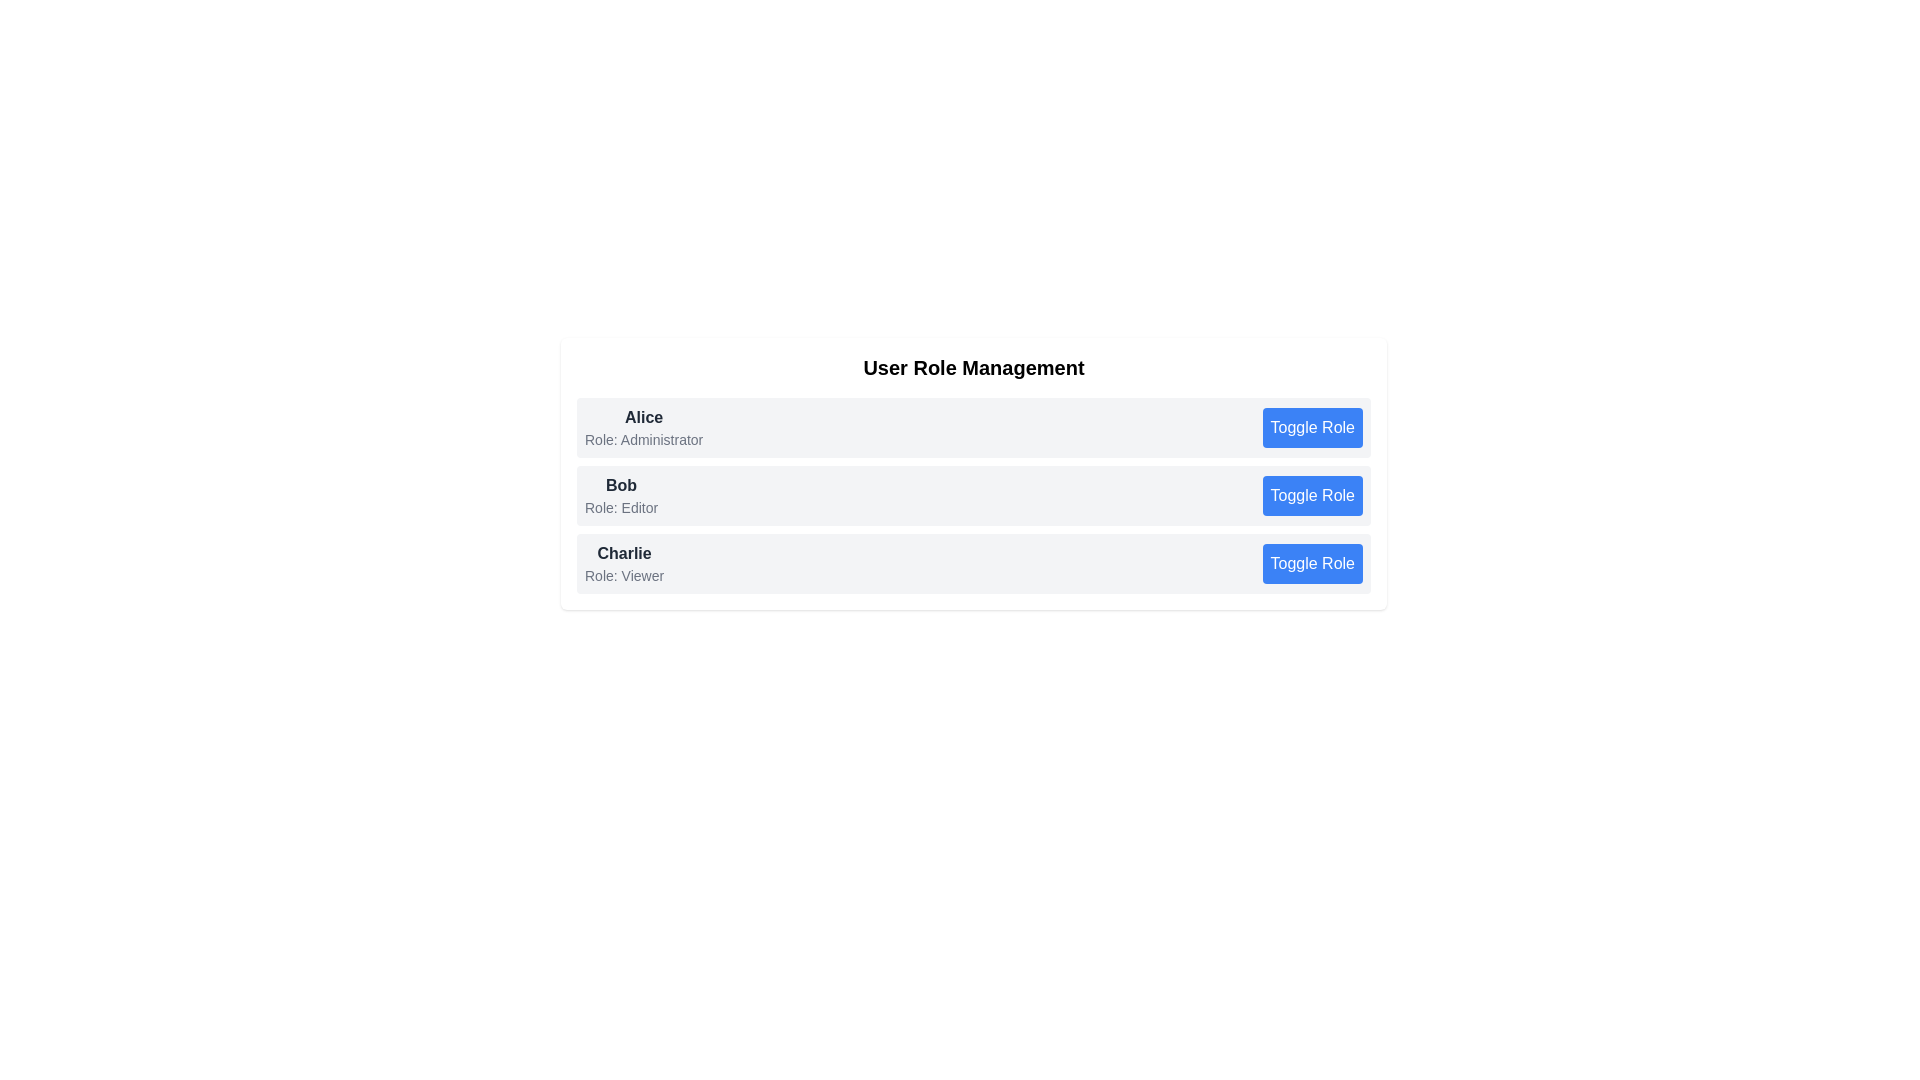 The width and height of the screenshot is (1920, 1080). What do you see at coordinates (620, 507) in the screenshot?
I see `the informational Text Label indicating the role 'Editor' assigned to the user 'Bob', which is located in the data row directly below the bolded name label` at bounding box center [620, 507].